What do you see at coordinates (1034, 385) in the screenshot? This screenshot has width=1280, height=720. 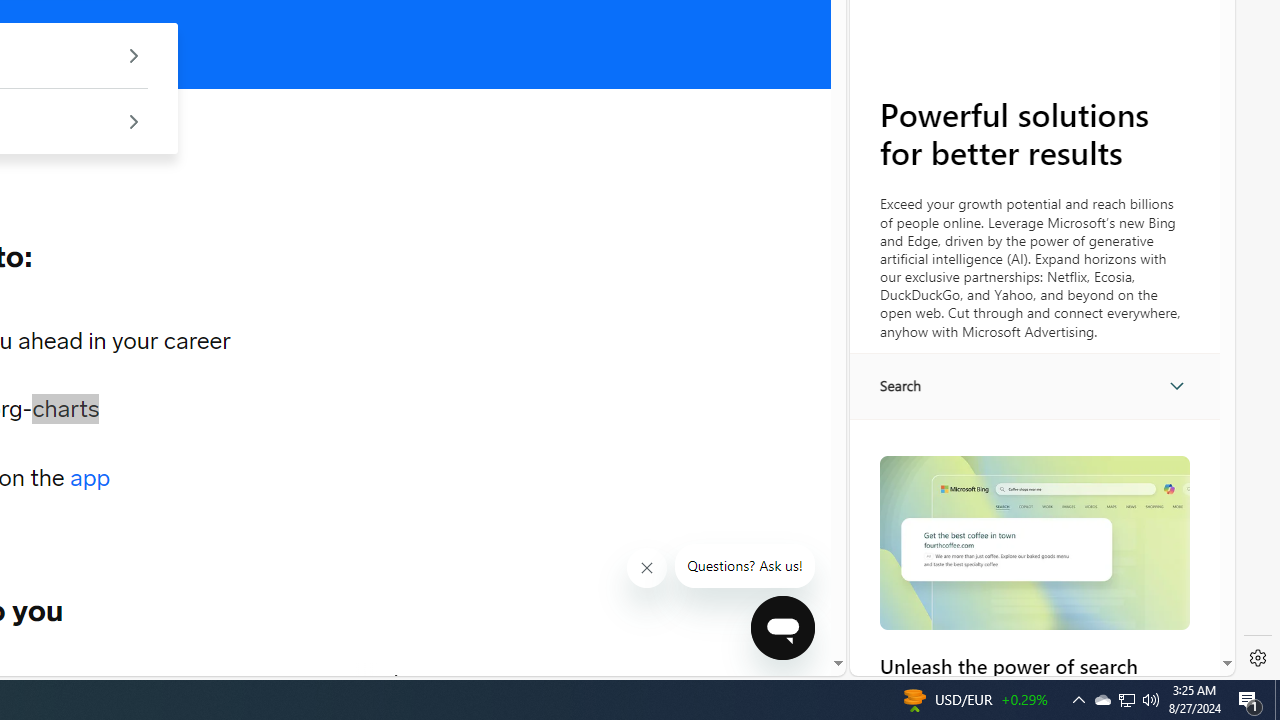 I see `'AutomationID: search'` at bounding box center [1034, 385].